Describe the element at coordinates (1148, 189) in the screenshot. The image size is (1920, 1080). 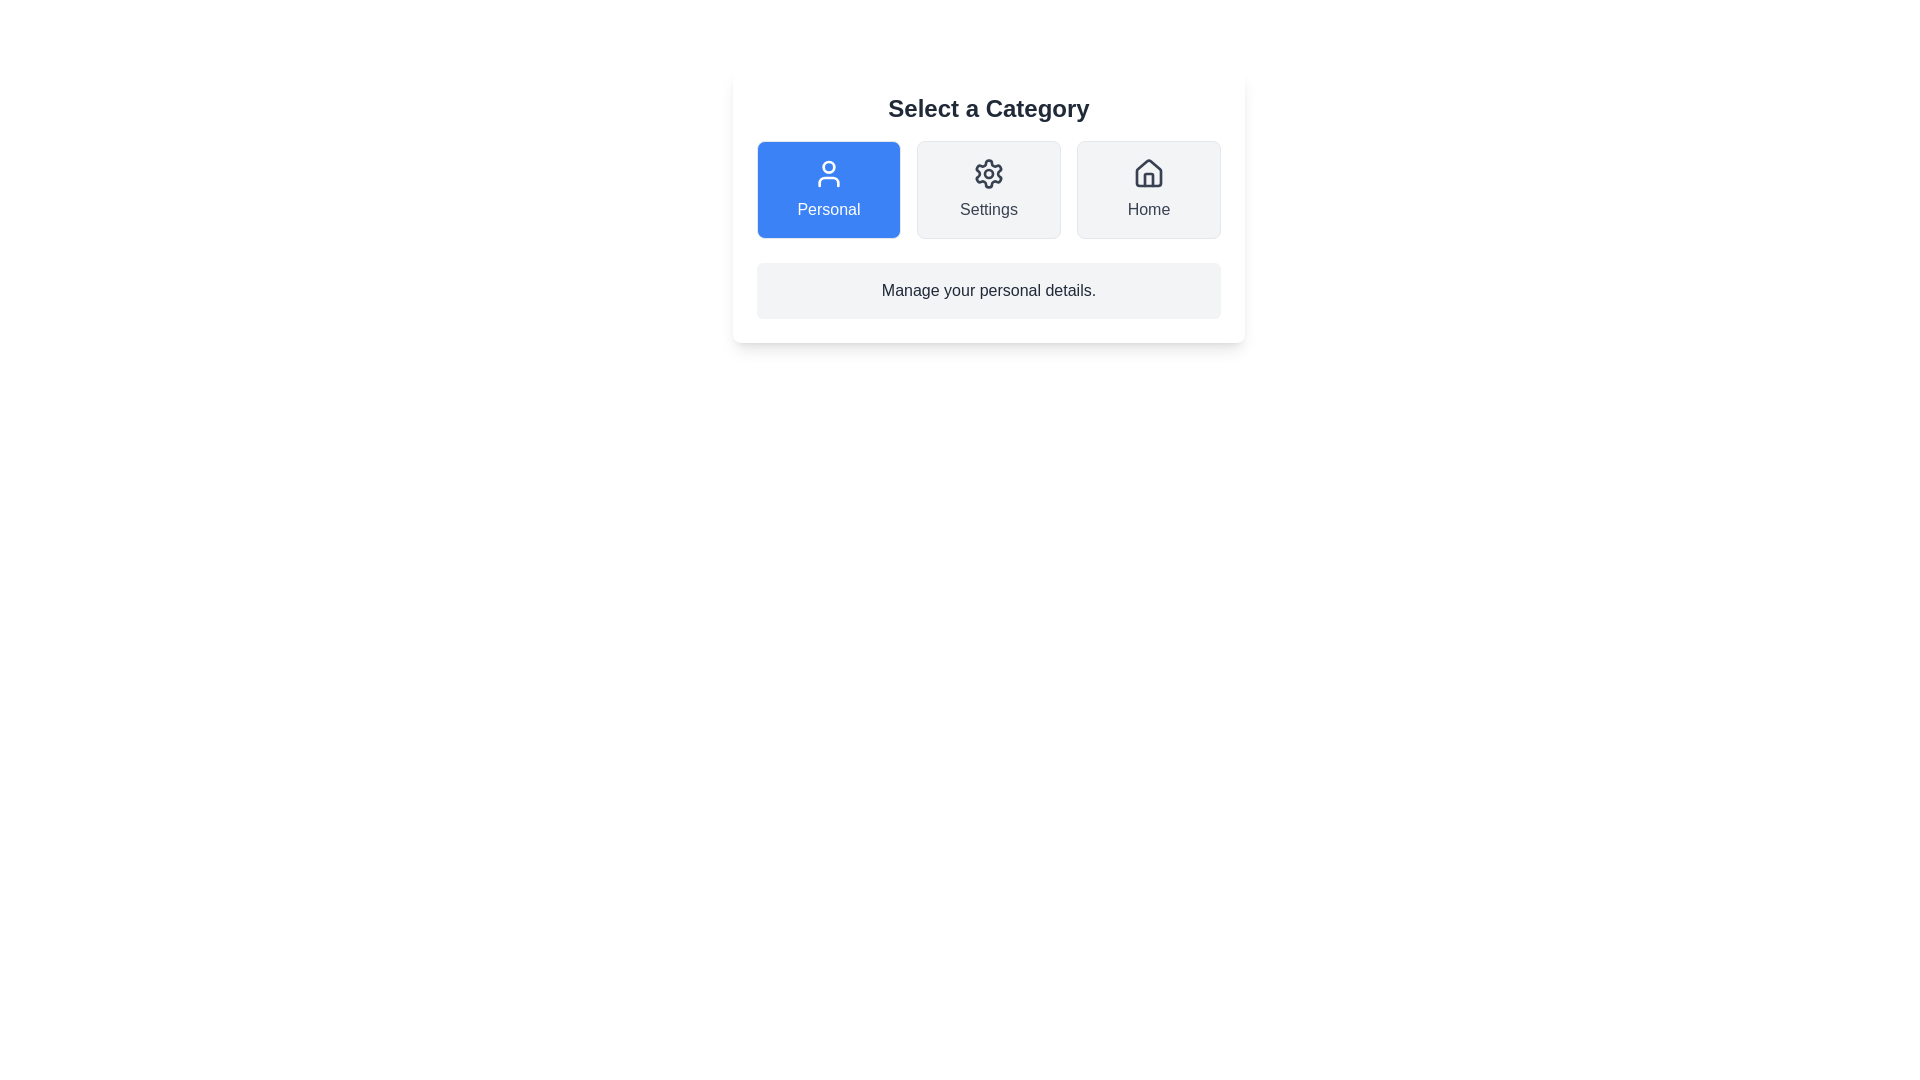
I see `the Home button to observe the hover effect` at that location.